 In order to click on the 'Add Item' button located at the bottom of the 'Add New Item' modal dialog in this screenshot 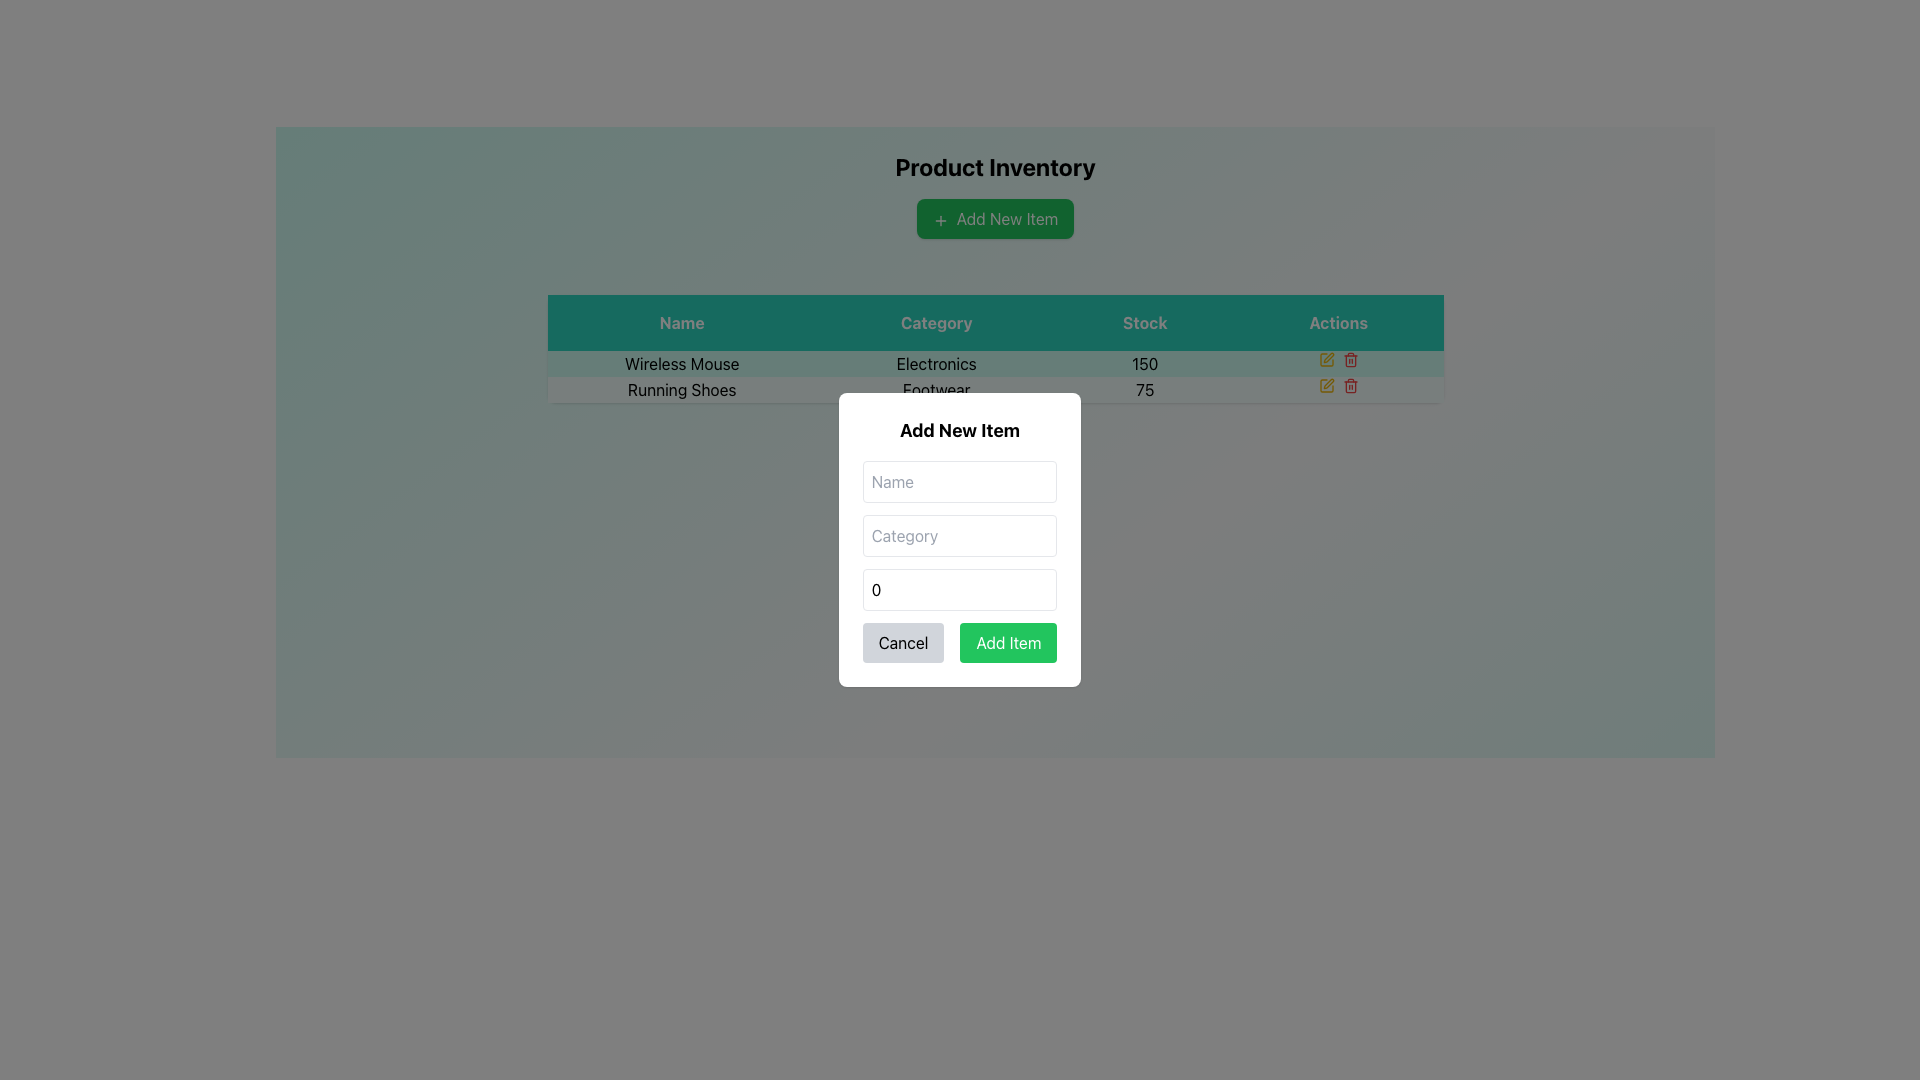, I will do `click(960, 643)`.